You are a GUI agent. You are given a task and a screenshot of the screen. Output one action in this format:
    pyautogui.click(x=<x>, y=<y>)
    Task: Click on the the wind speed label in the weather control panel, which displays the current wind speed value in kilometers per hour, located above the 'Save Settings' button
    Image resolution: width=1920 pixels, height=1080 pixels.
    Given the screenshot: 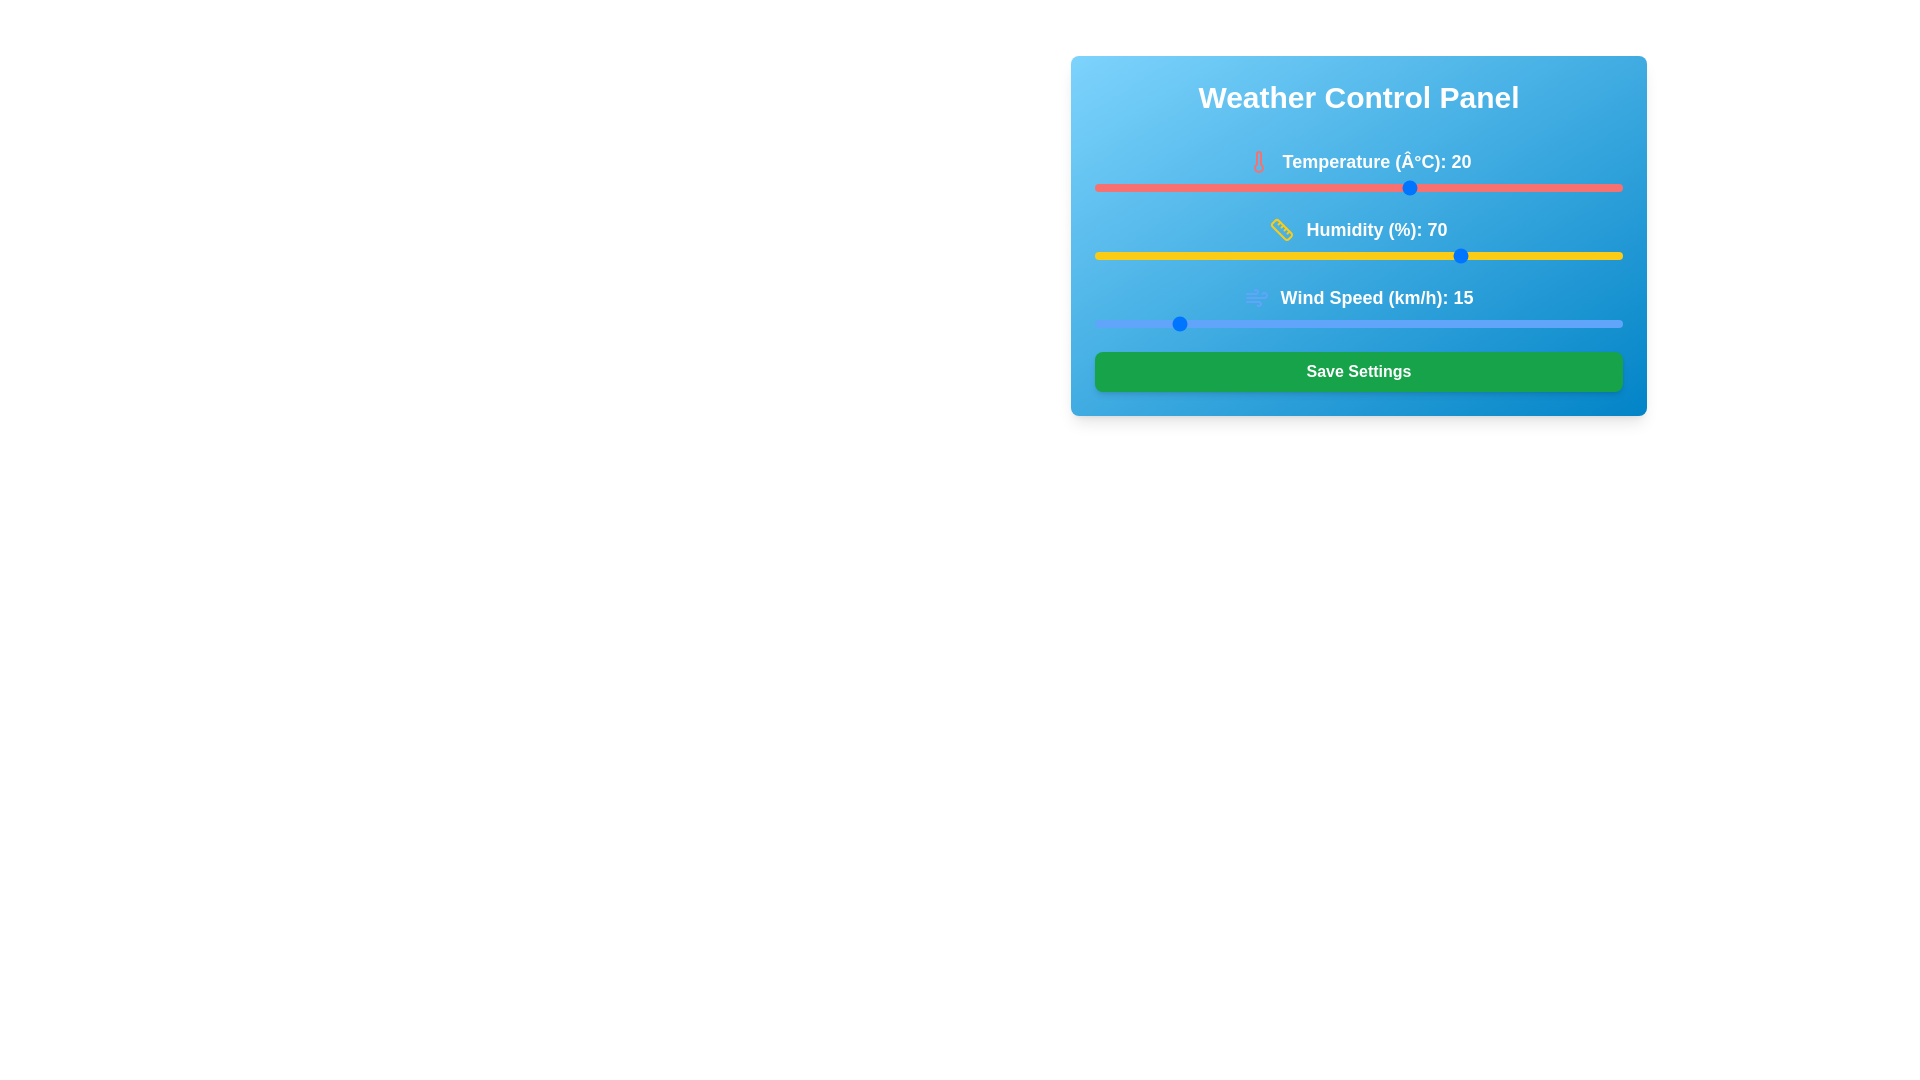 What is the action you would take?
    pyautogui.click(x=1358, y=305)
    